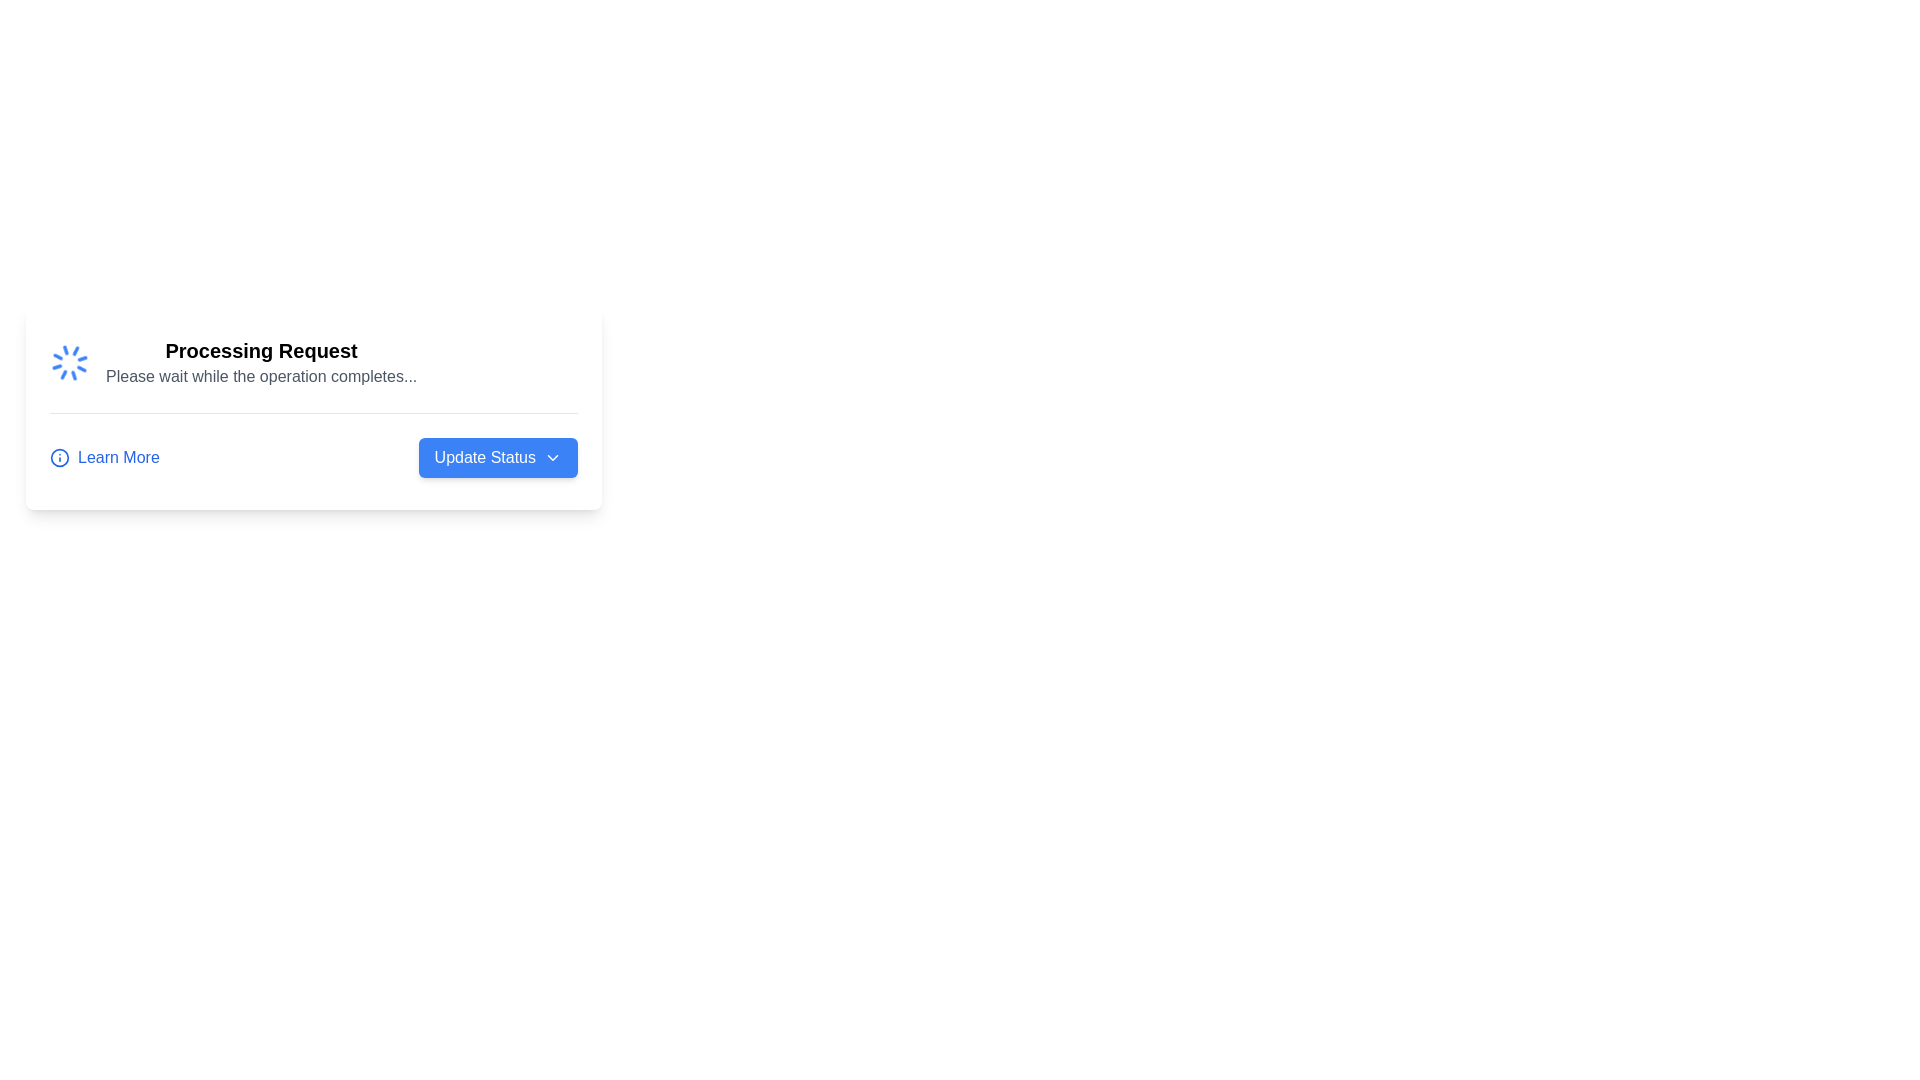 The width and height of the screenshot is (1920, 1080). I want to click on the 'Update Status' button with a blue background and white text, so click(498, 458).